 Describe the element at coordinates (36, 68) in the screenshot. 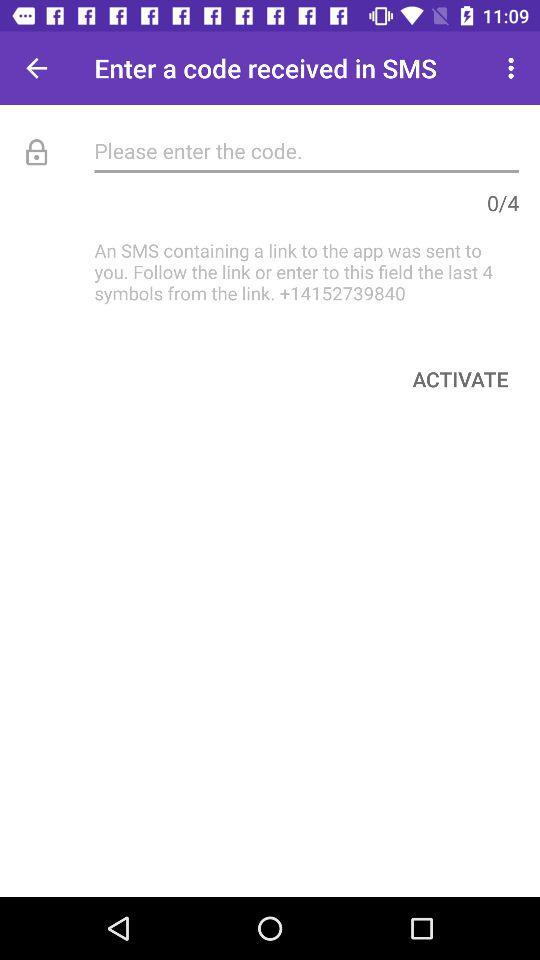

I see `item to the left of the enter a code` at that location.